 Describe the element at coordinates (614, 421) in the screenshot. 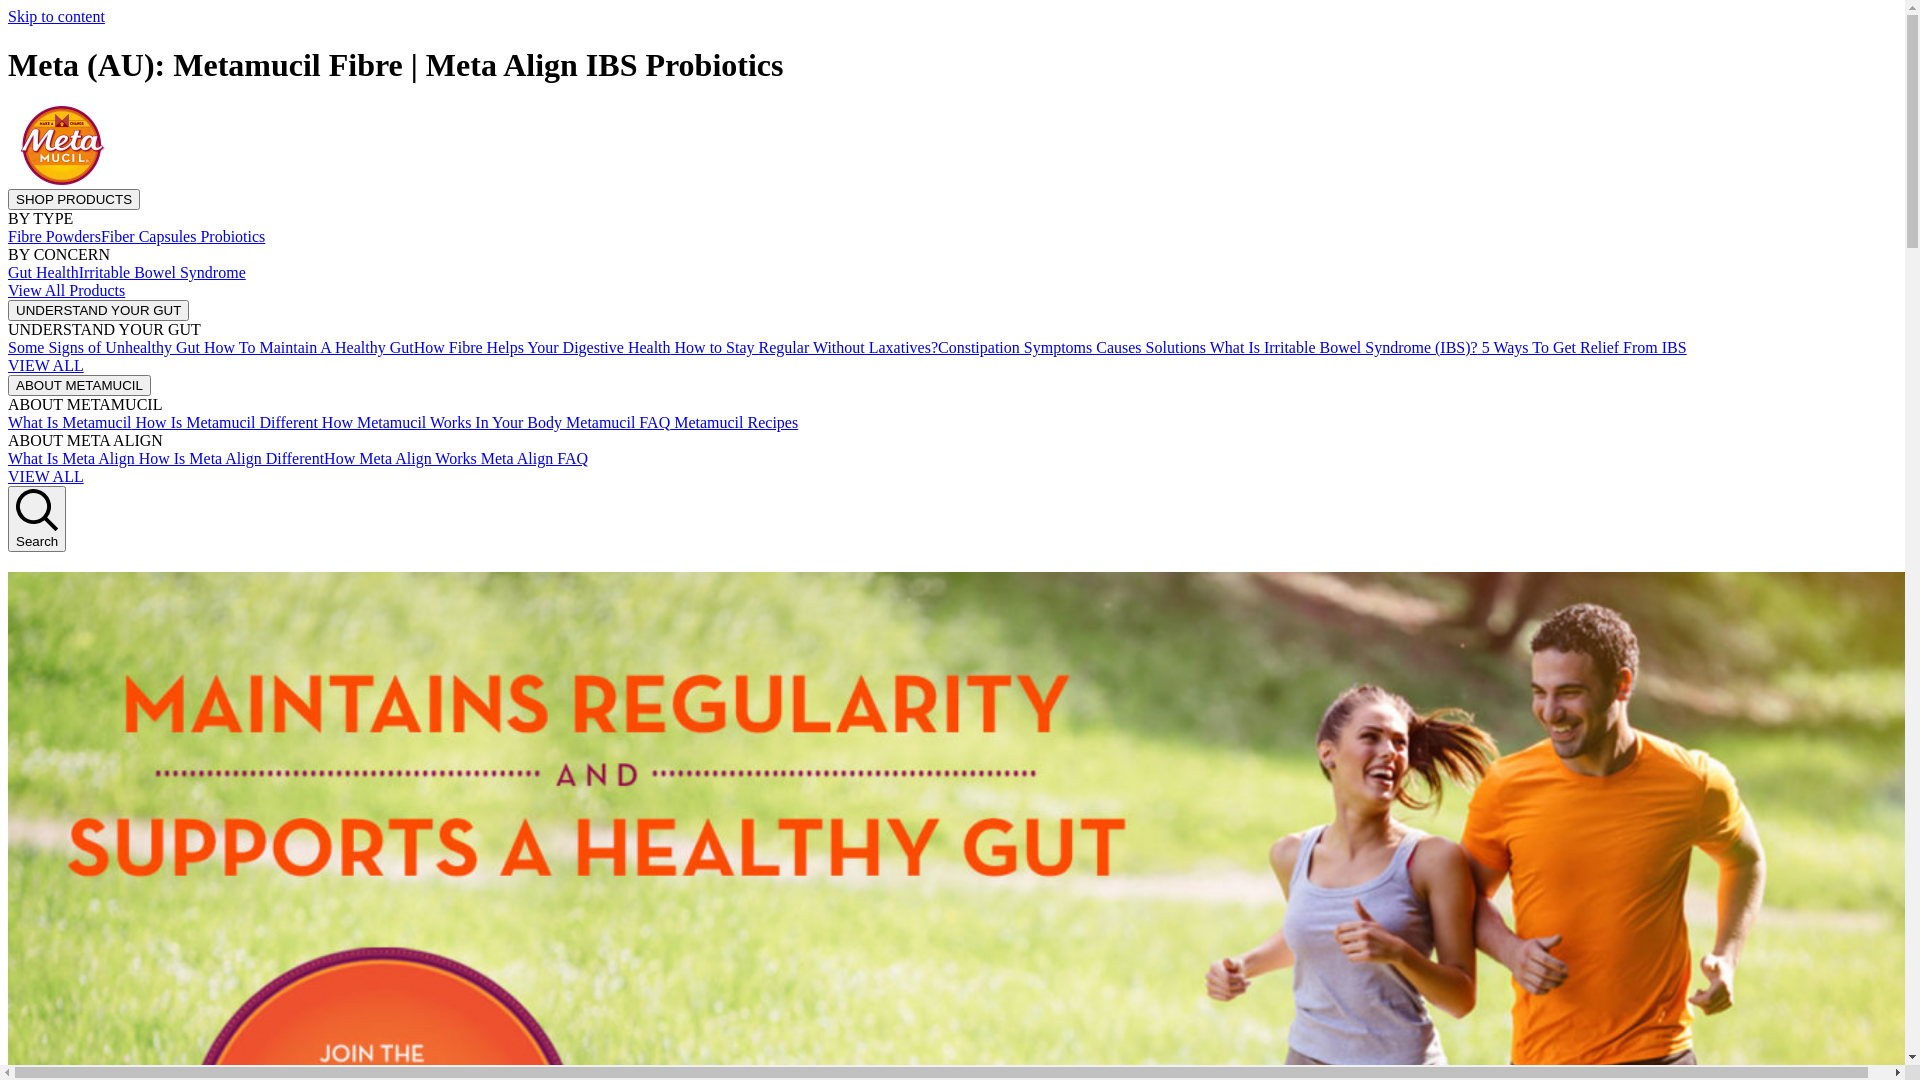

I see `'Metamucil FAQ'` at that location.